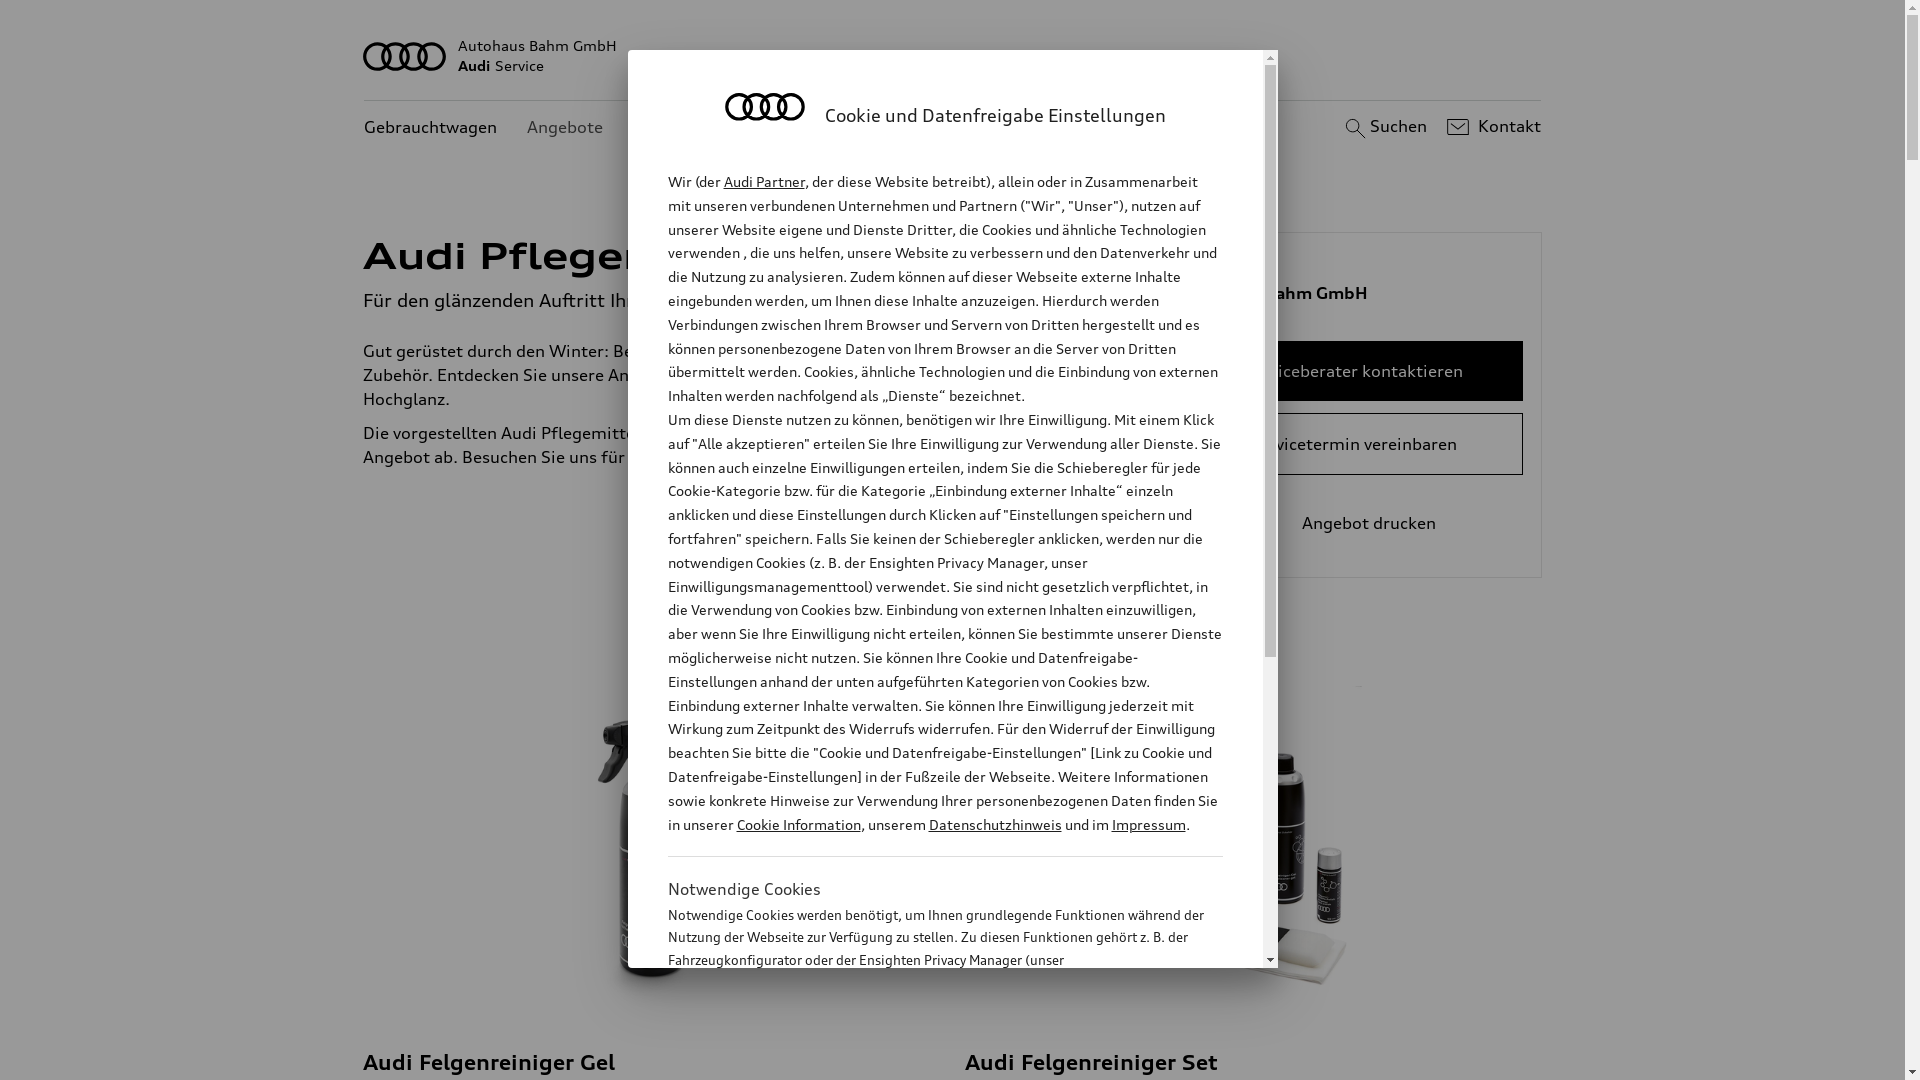  Describe the element at coordinates (1382, 127) in the screenshot. I see `'Suchen'` at that location.